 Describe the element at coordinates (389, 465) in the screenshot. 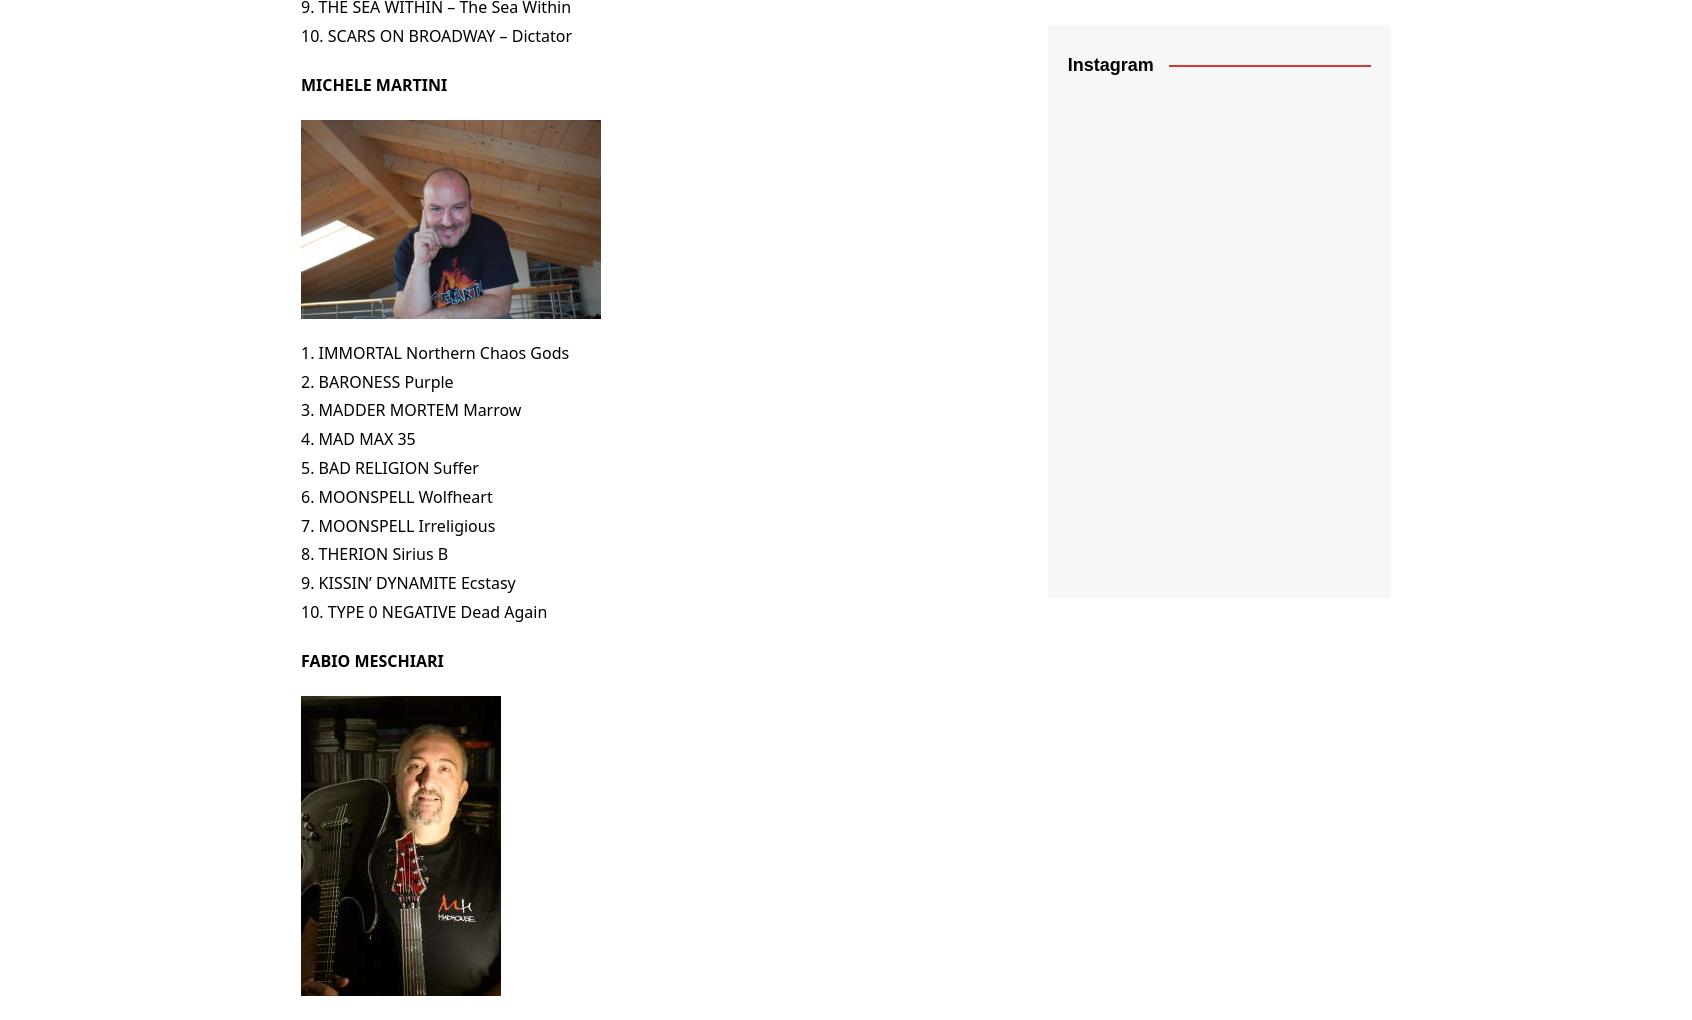

I see `'5. BAD RELIGION Suffer'` at that location.